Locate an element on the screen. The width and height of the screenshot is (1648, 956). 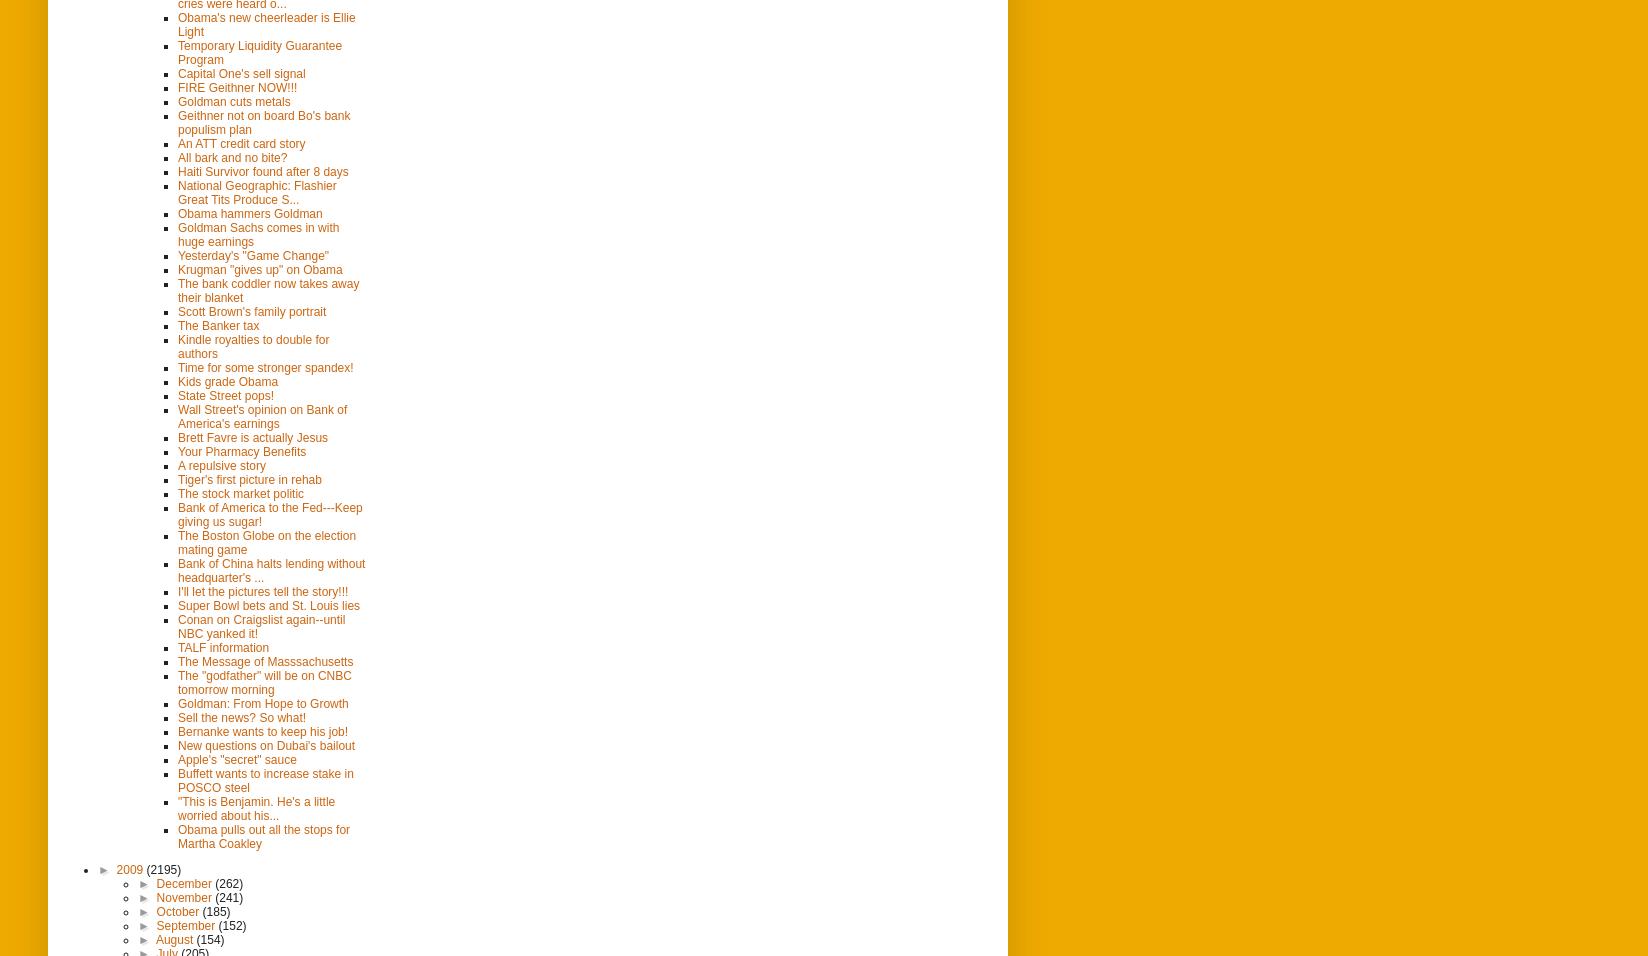
'Geithner not on board Bo's bank populism plan' is located at coordinates (263, 121).